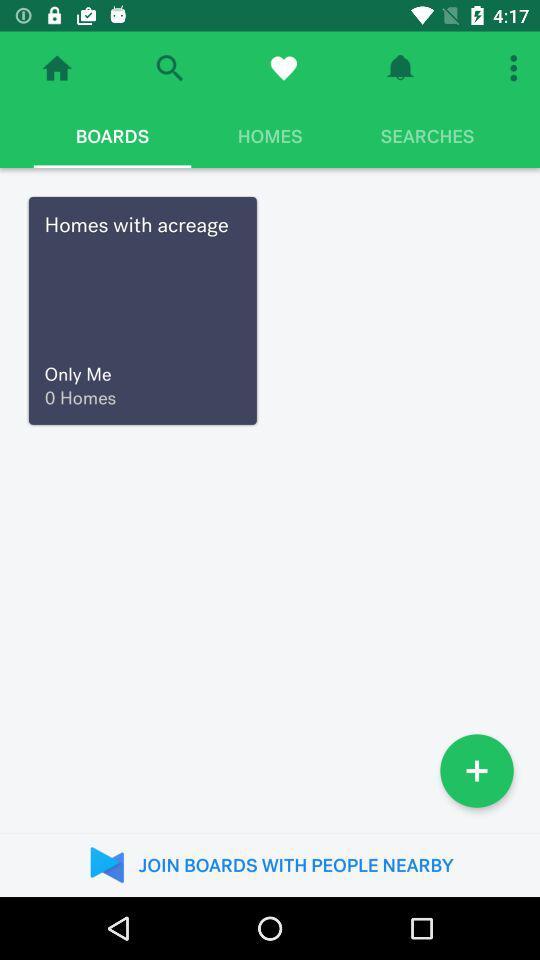  I want to click on the home page, so click(57, 68).